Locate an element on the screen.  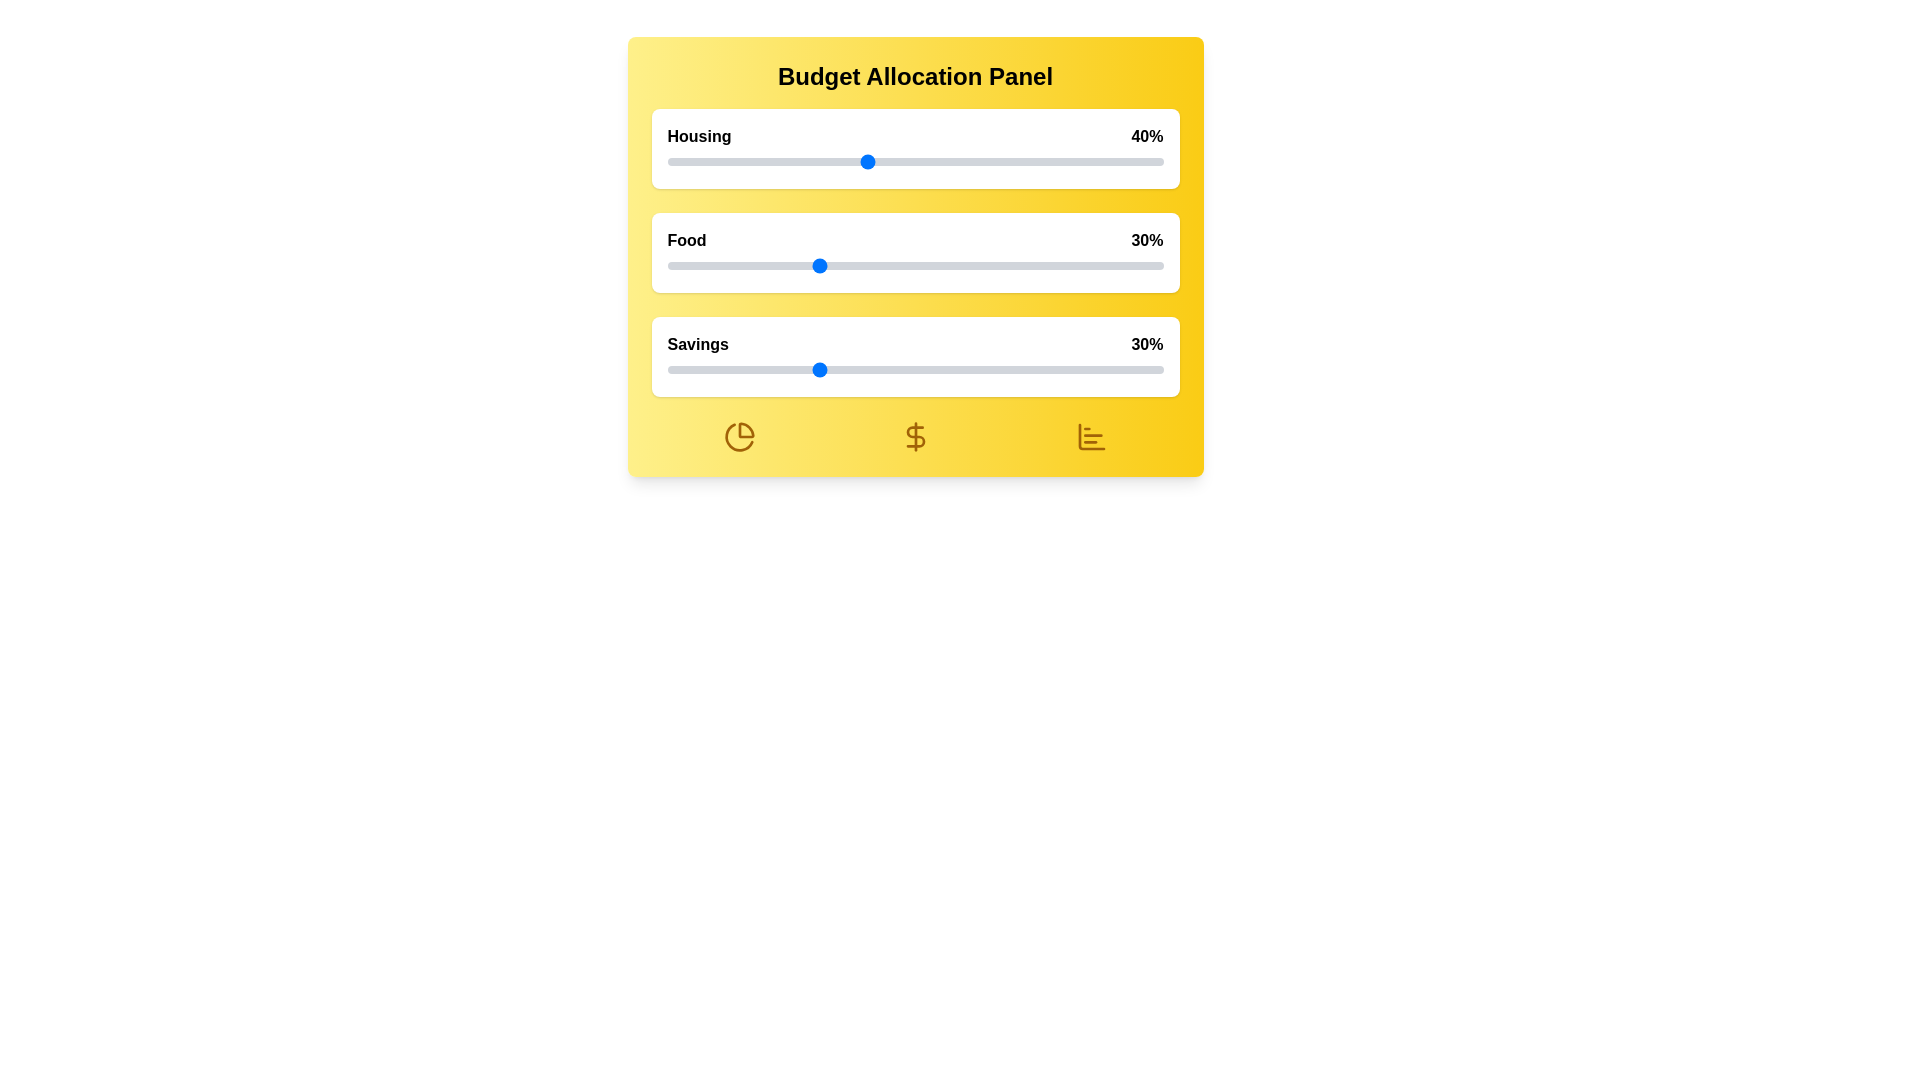
the allocation percentage for 'Food' is located at coordinates (801, 265).